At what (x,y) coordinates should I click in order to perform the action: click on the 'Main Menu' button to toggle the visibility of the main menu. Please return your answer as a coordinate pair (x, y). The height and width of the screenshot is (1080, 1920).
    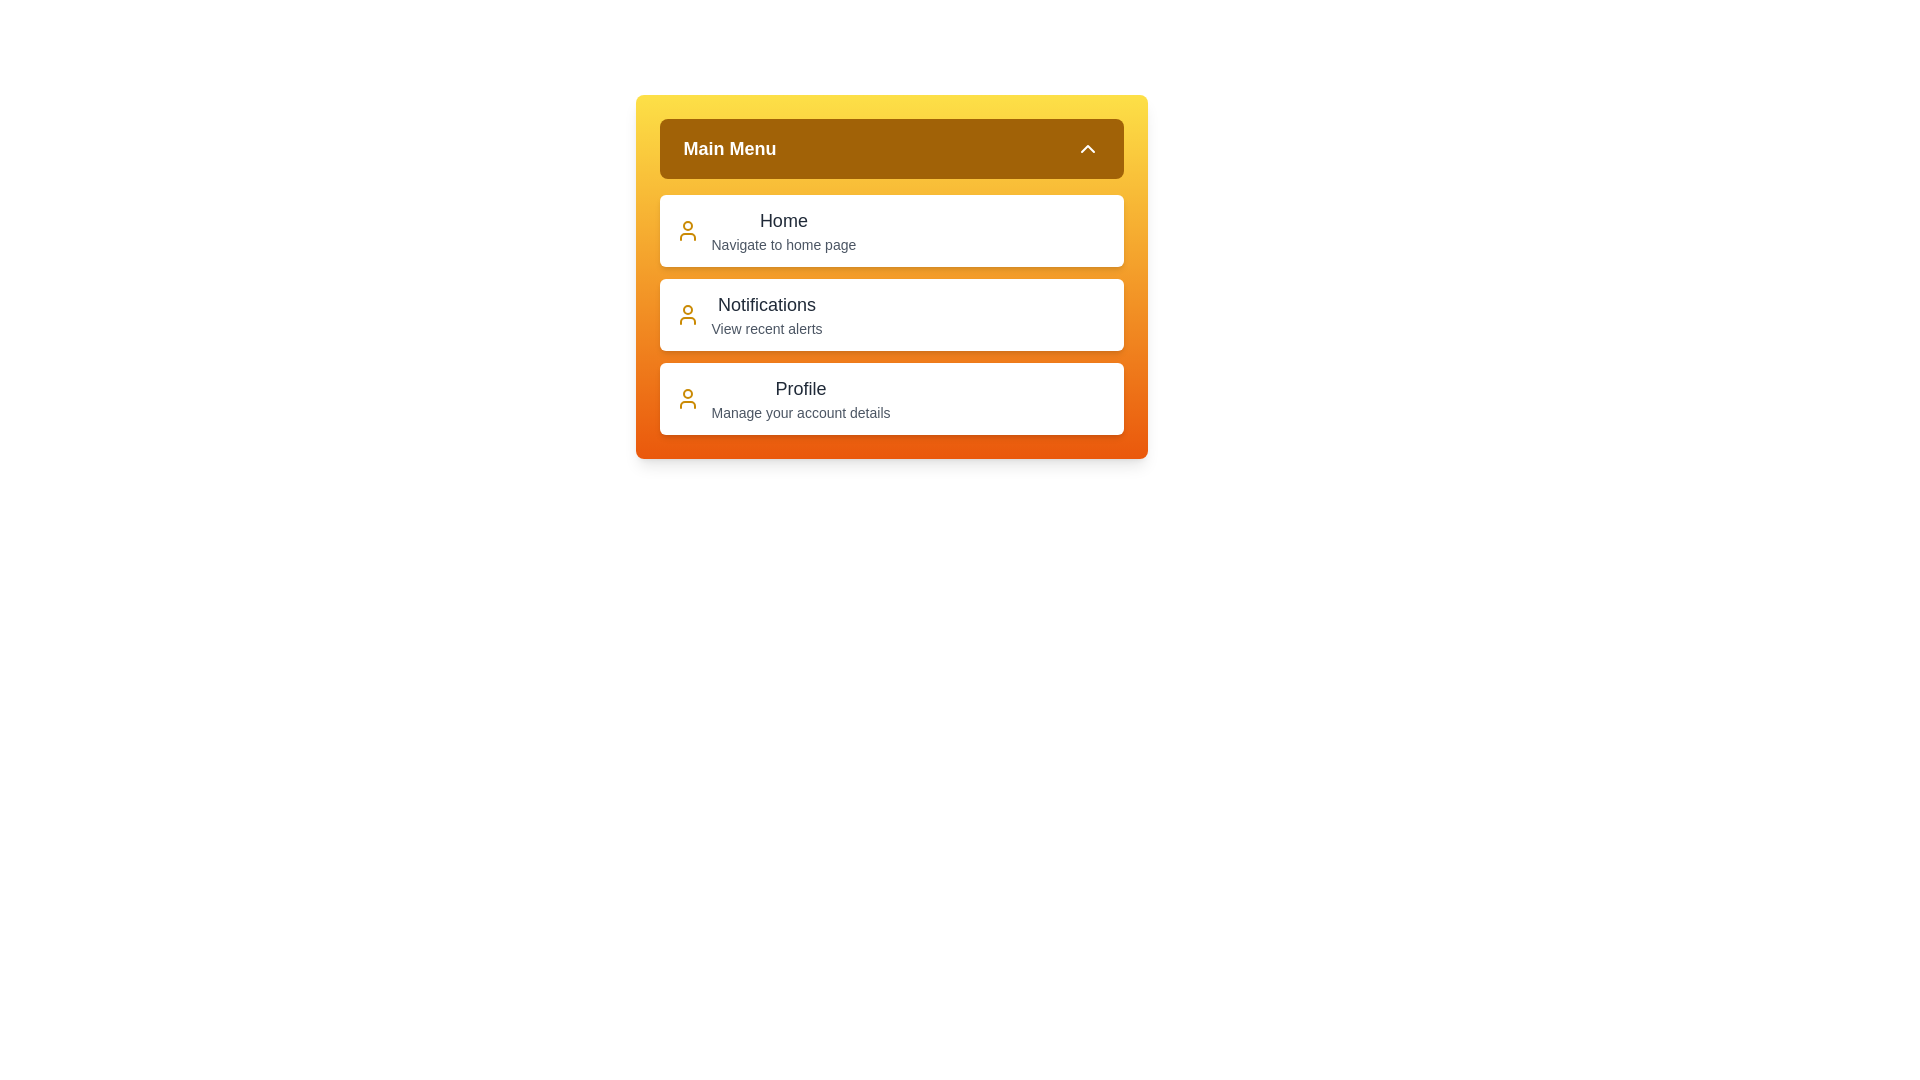
    Looking at the image, I should click on (890, 148).